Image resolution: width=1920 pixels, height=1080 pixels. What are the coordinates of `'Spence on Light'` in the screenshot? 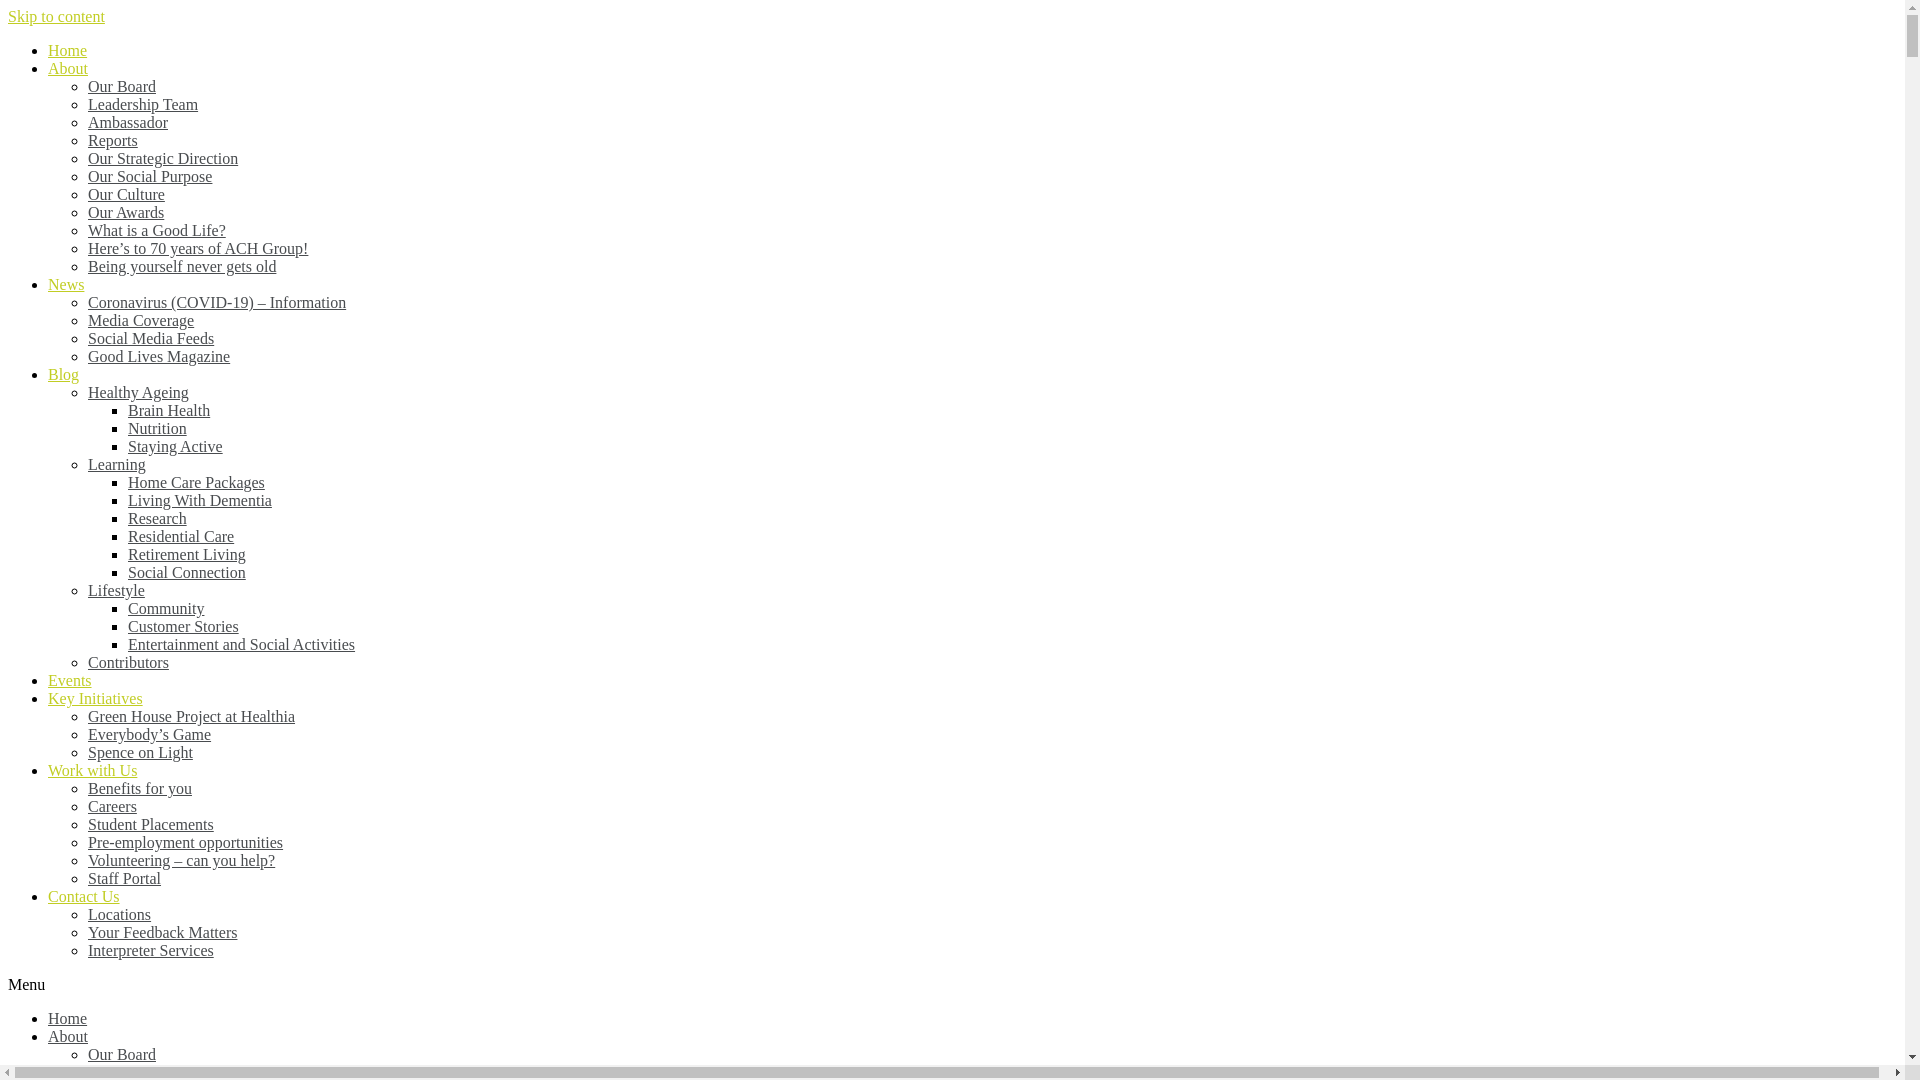 It's located at (86, 752).